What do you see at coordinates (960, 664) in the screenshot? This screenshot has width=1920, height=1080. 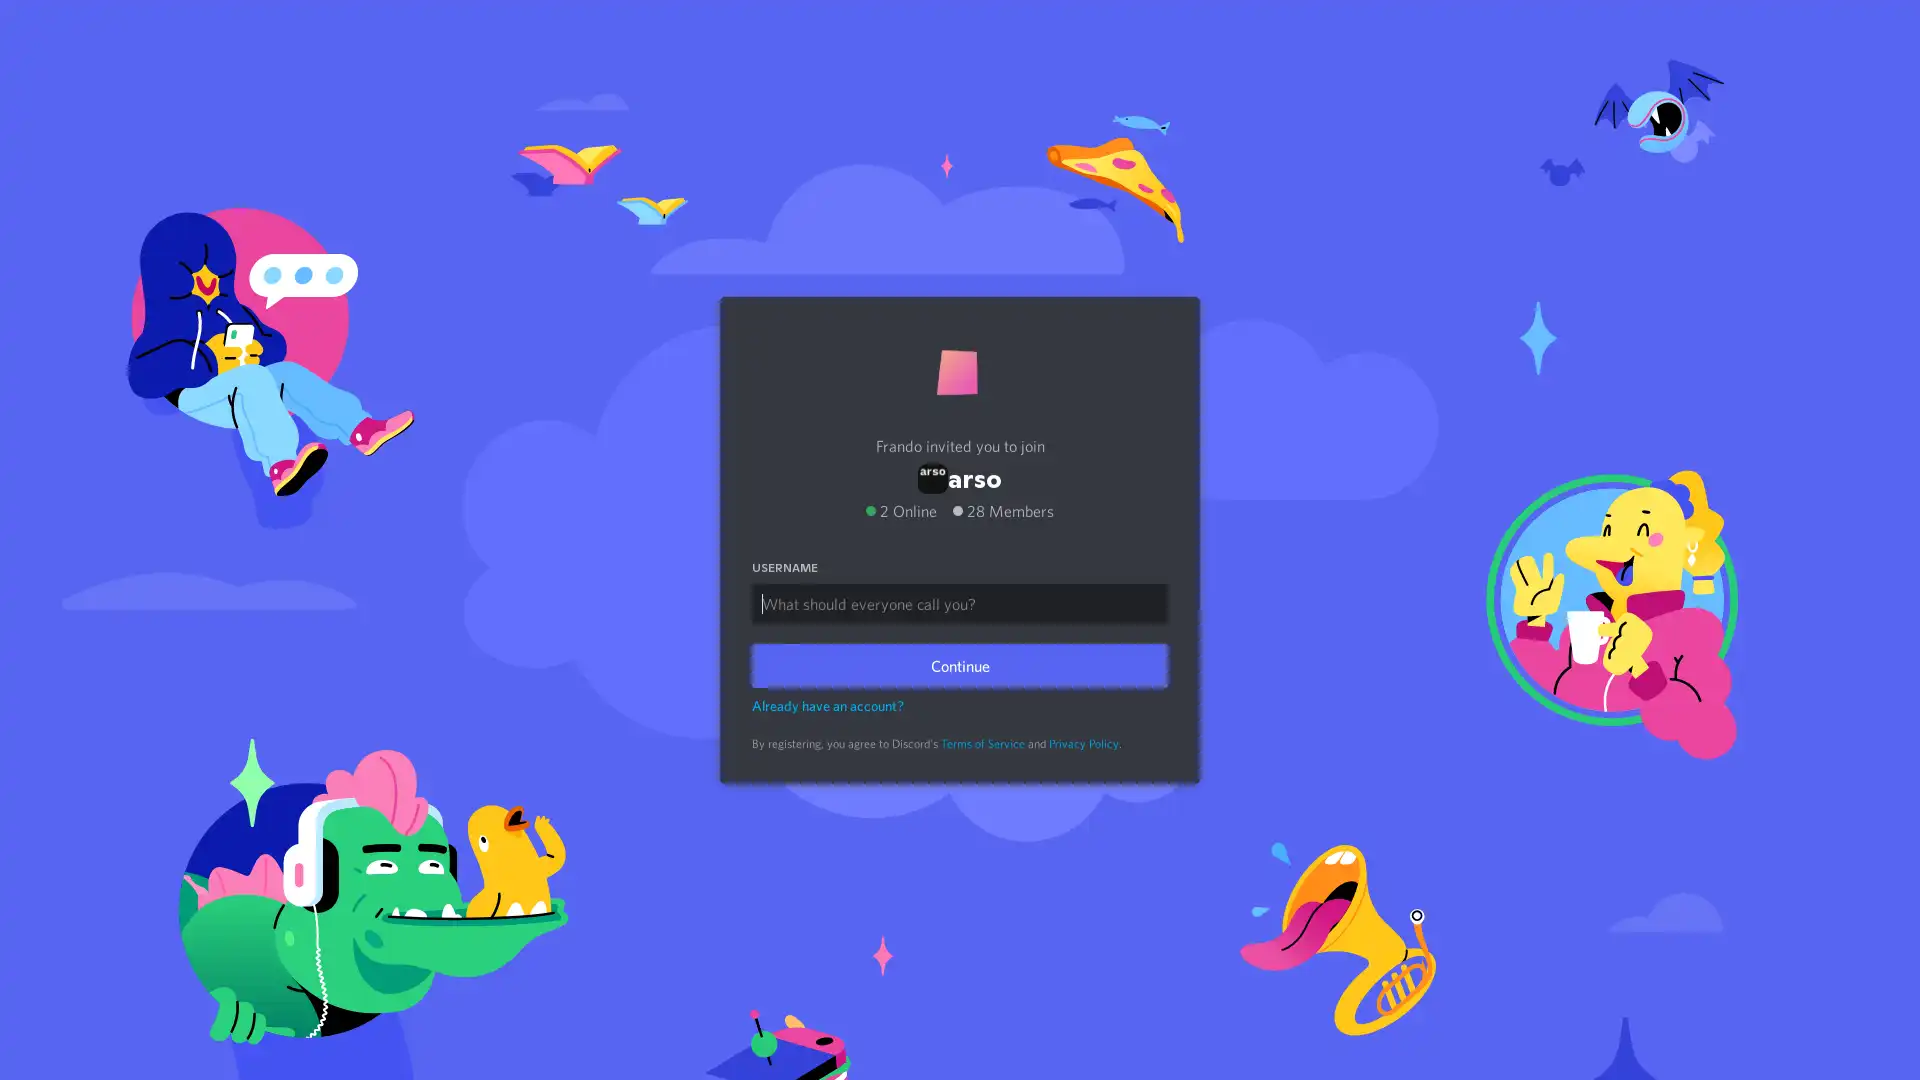 I see `Continue` at bounding box center [960, 664].